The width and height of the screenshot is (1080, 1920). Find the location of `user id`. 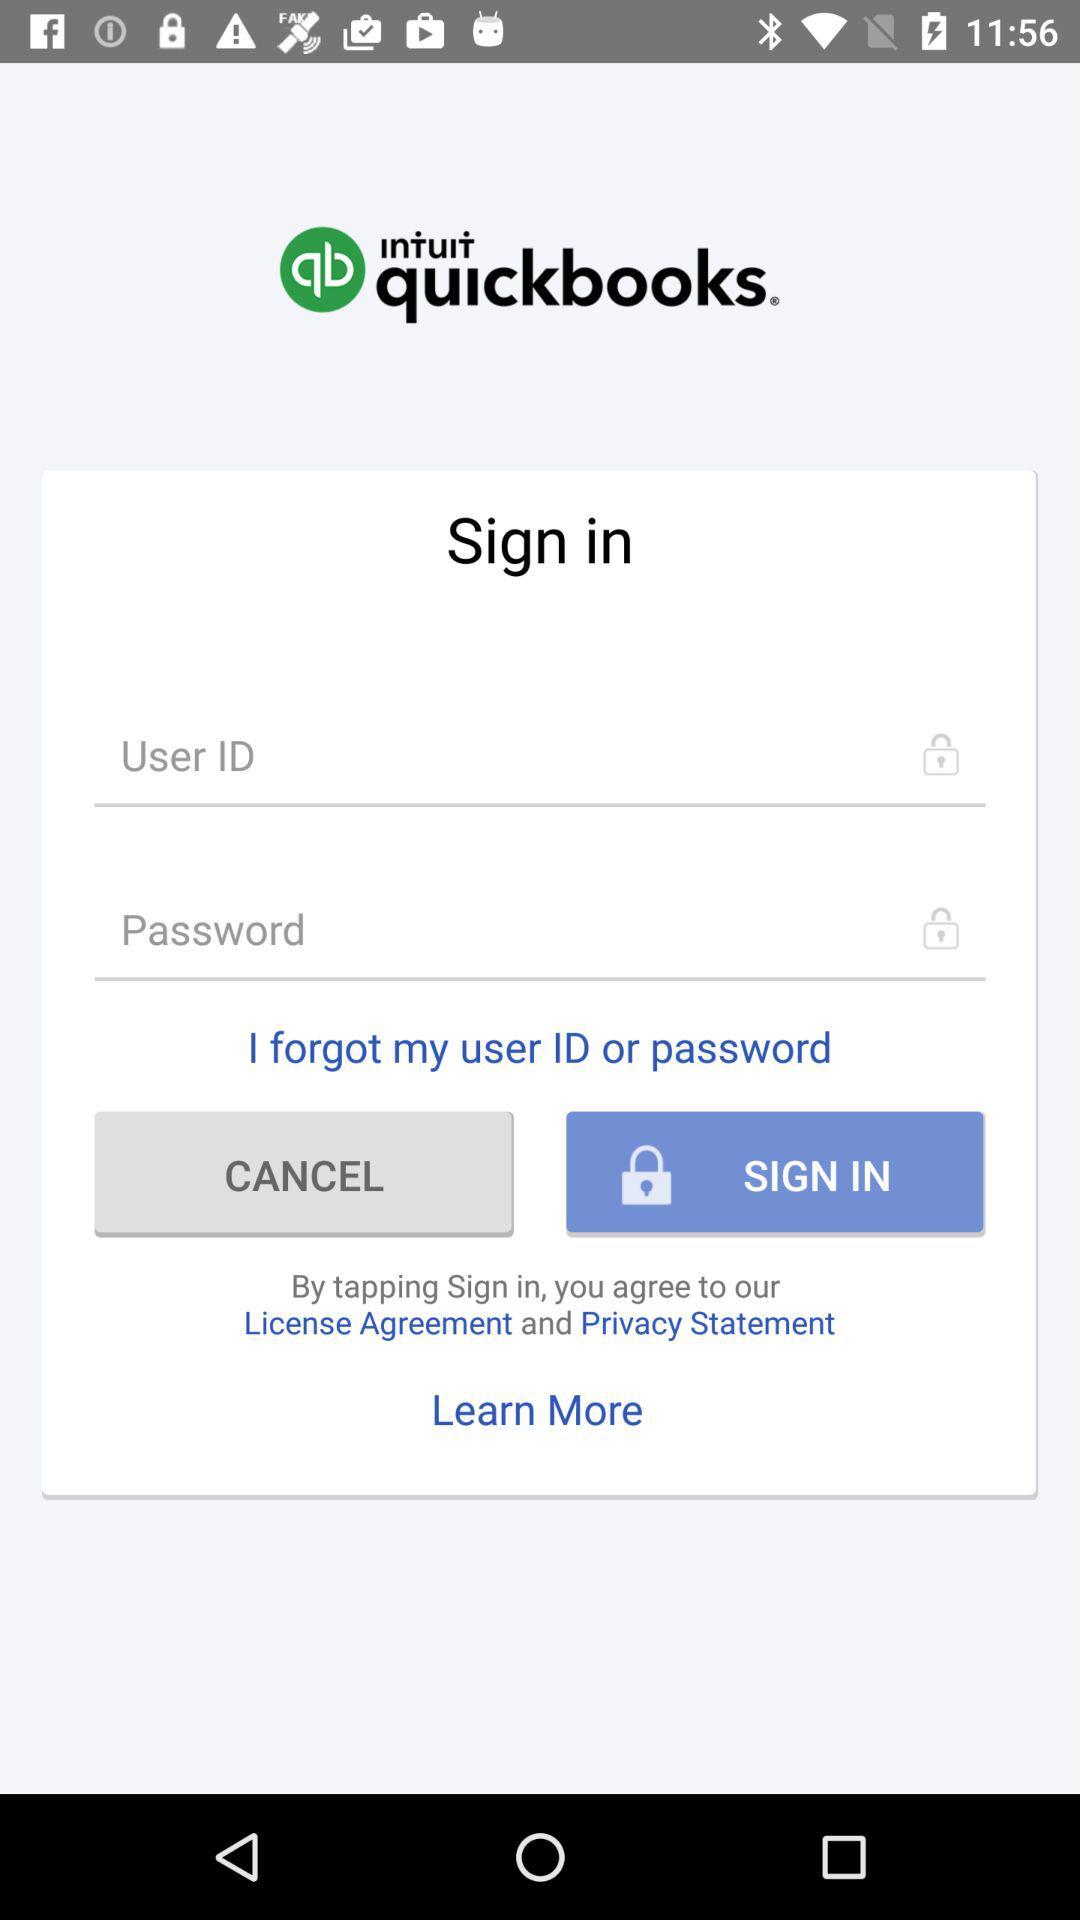

user id is located at coordinates (540, 753).